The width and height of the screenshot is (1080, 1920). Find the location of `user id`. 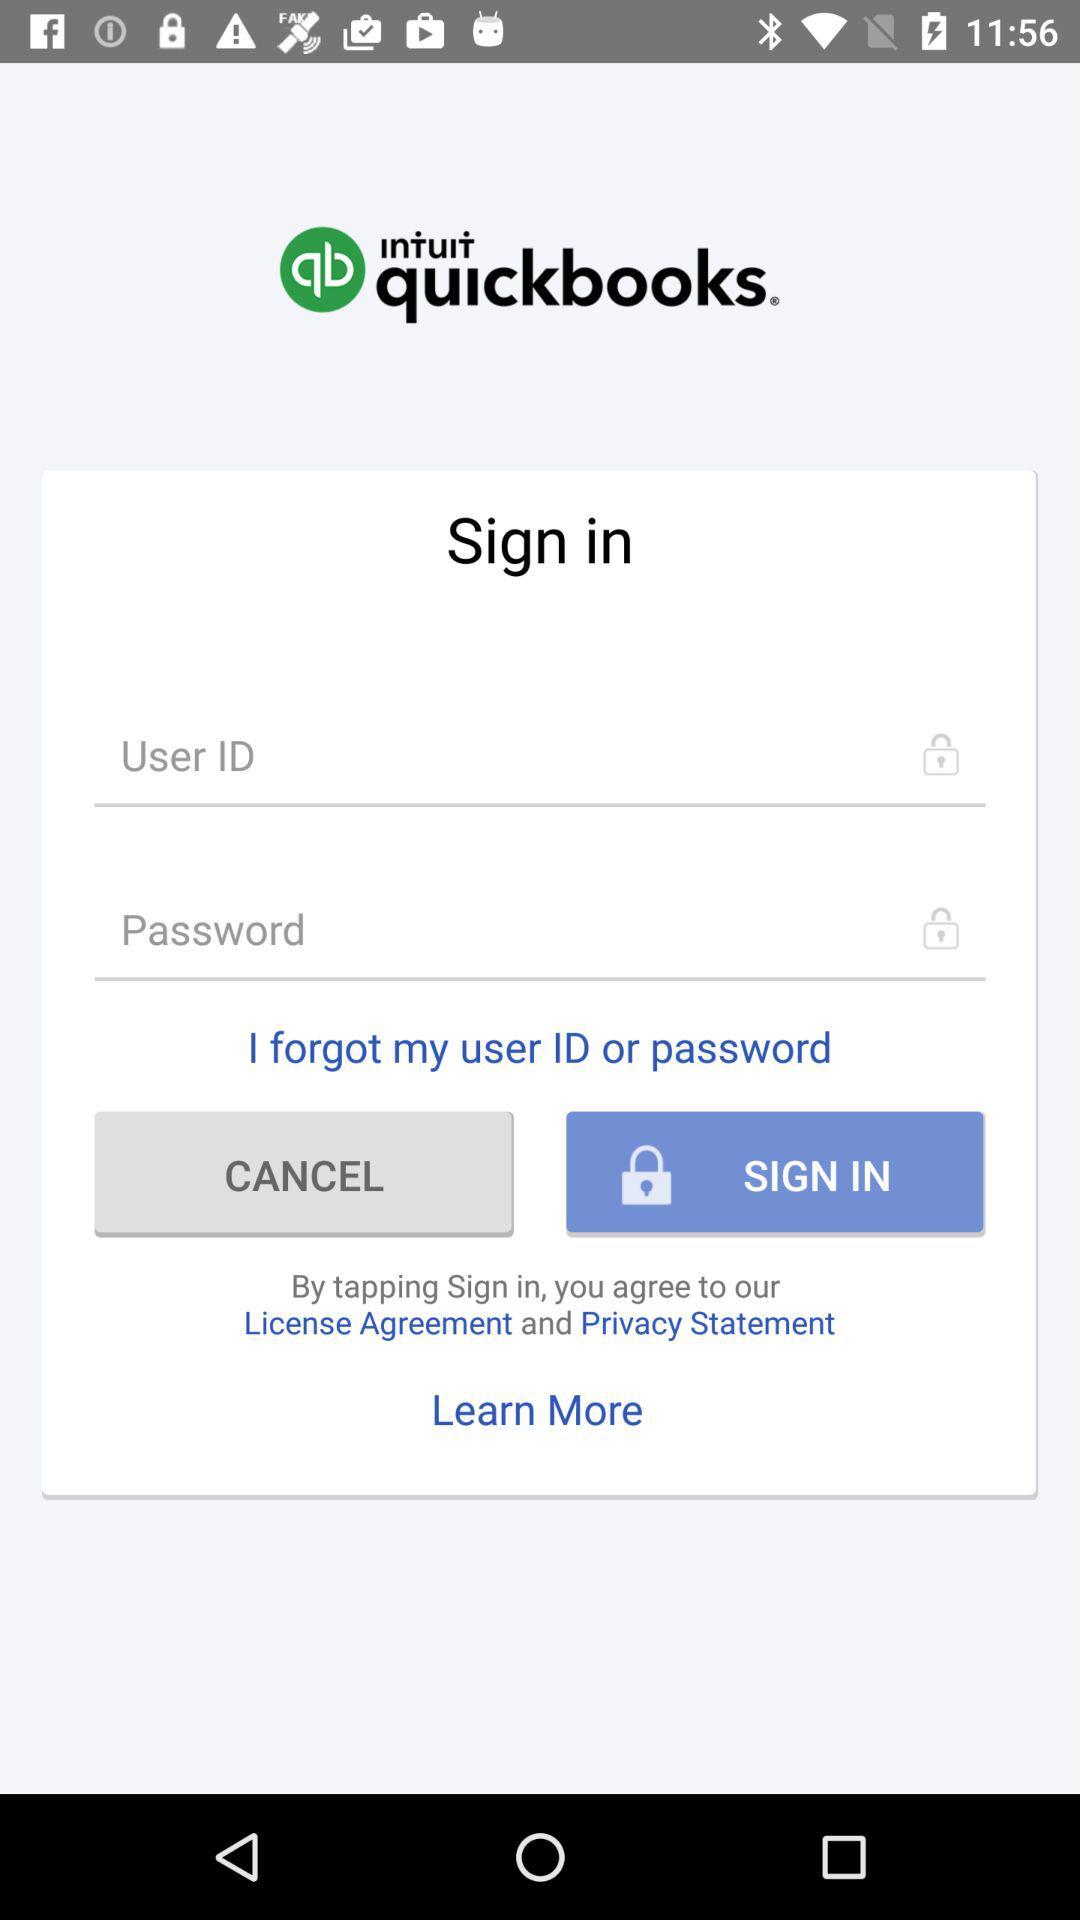

user id is located at coordinates (540, 753).